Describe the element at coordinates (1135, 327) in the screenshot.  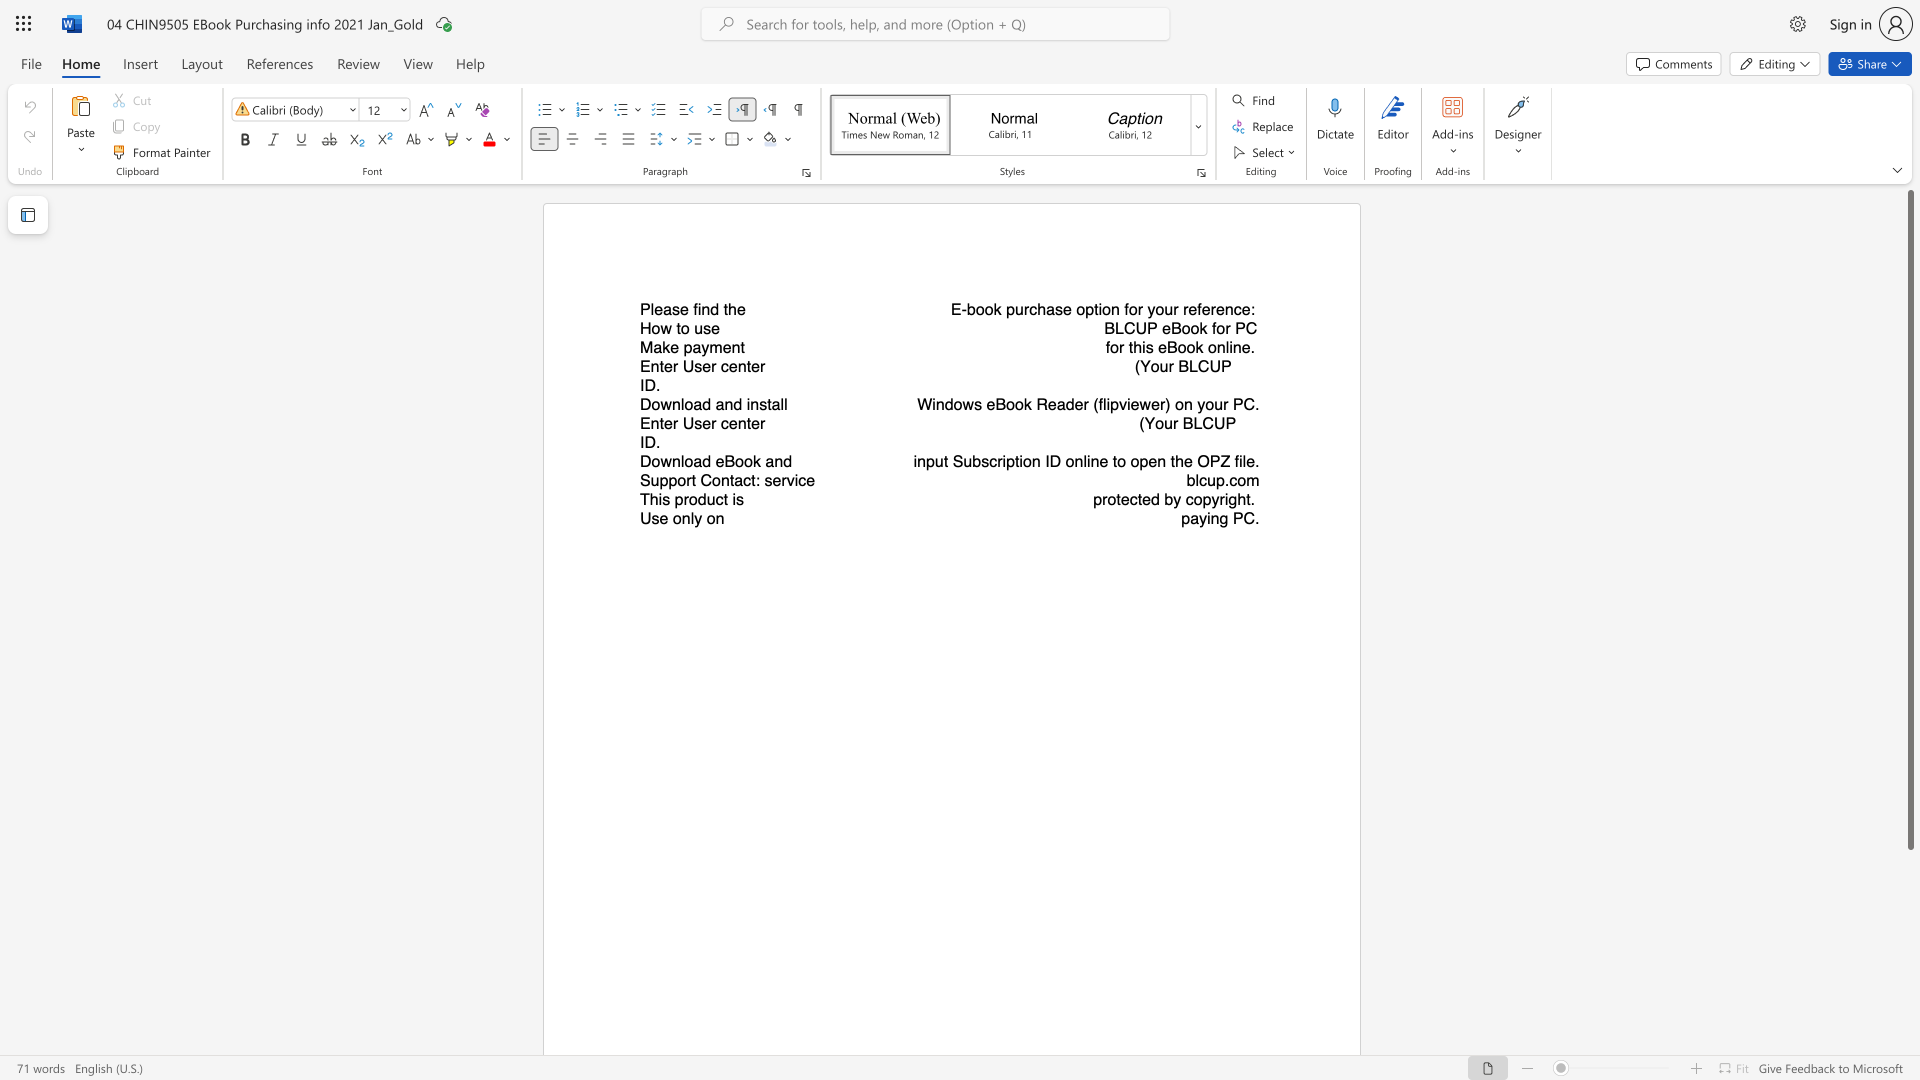
I see `the subset text "UP eBo" within the text "BLCUP eBook for PC"` at that location.